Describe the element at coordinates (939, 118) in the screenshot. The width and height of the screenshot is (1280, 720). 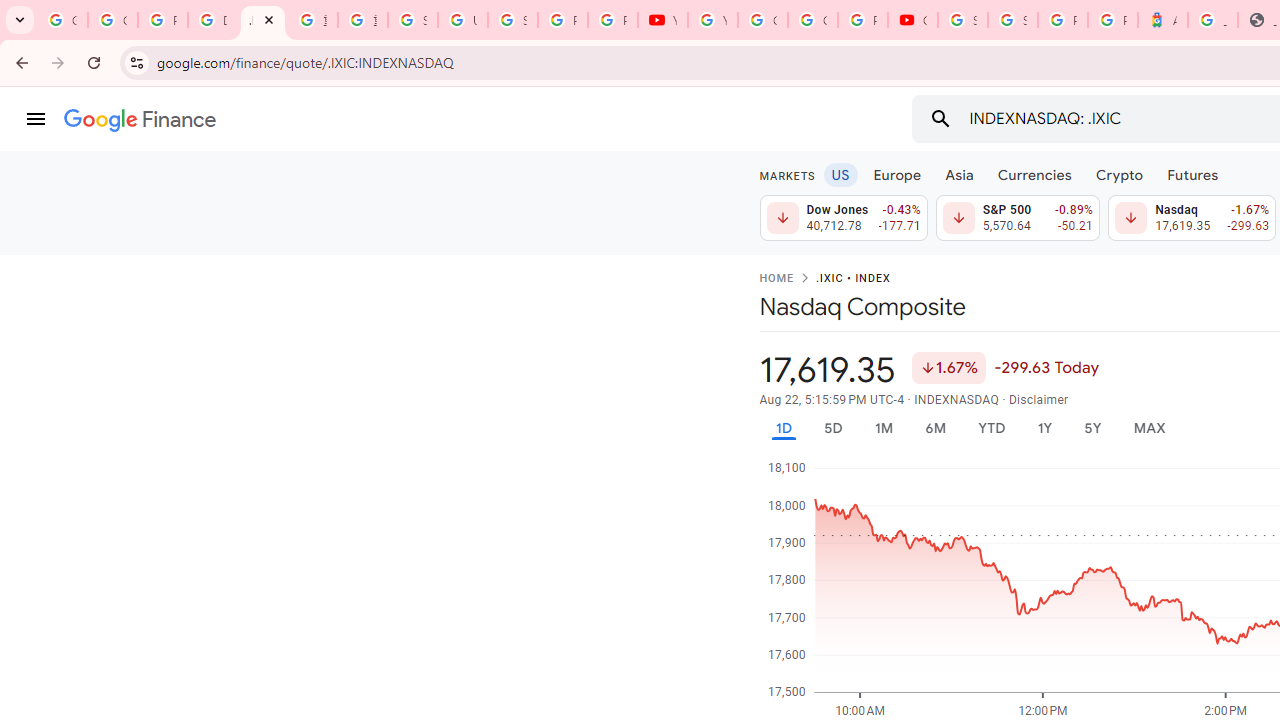
I see `'Search'` at that location.